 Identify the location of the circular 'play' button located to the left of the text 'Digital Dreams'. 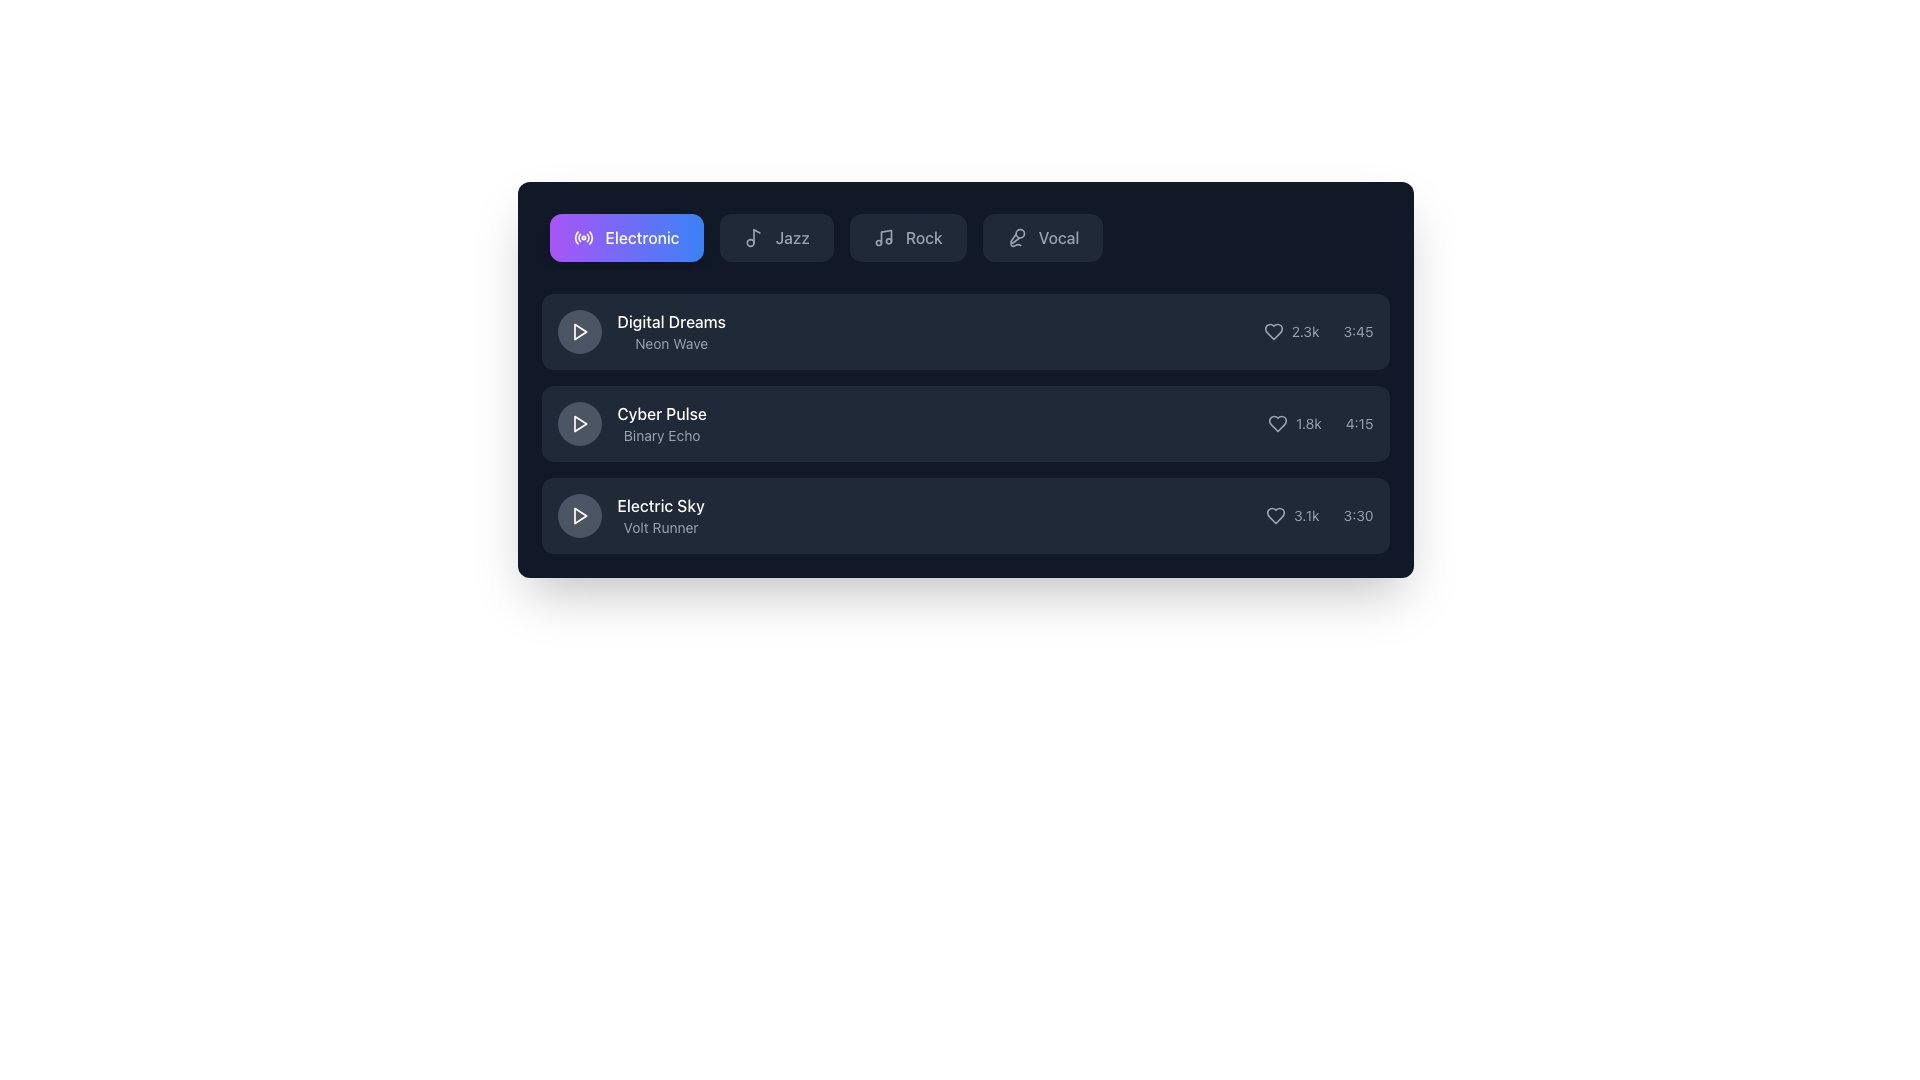
(579, 330).